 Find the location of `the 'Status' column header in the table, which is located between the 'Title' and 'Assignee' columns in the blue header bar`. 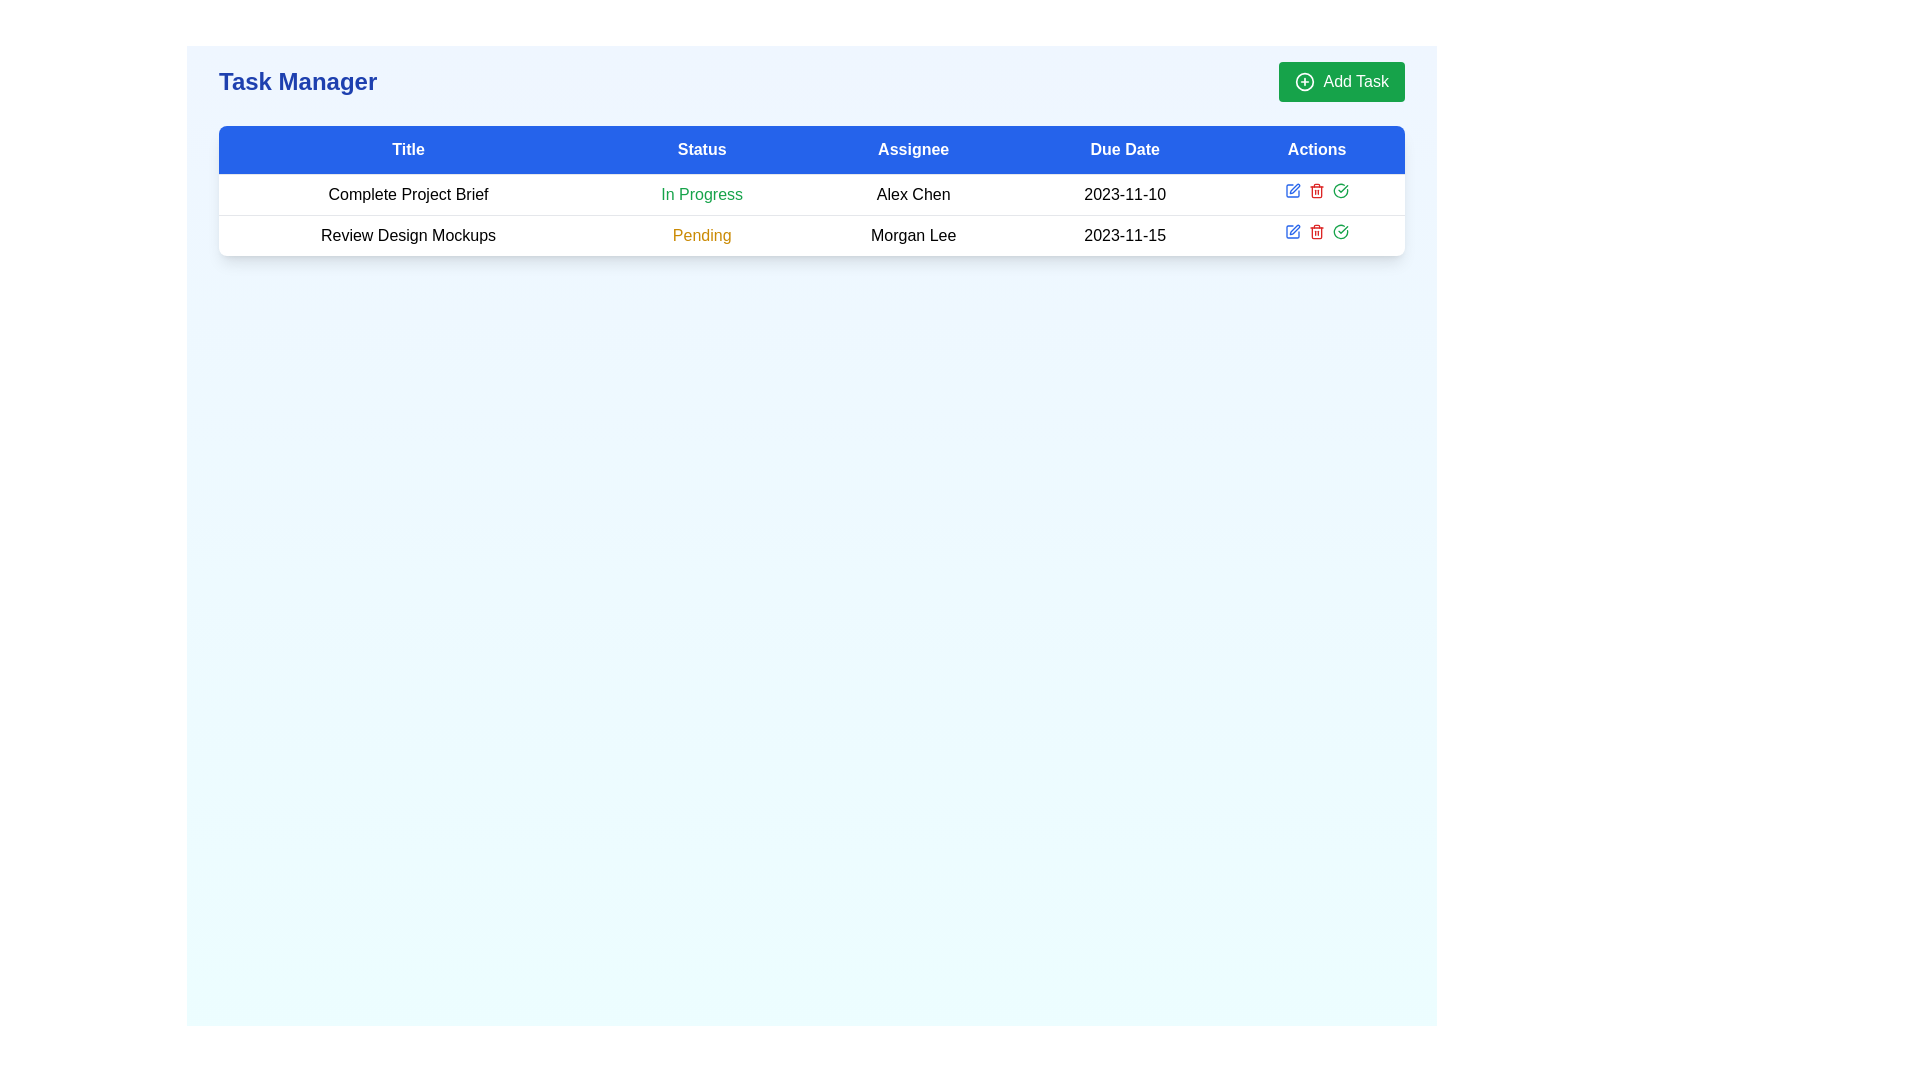

the 'Status' column header in the table, which is located between the 'Title' and 'Assignee' columns in the blue header bar is located at coordinates (702, 149).